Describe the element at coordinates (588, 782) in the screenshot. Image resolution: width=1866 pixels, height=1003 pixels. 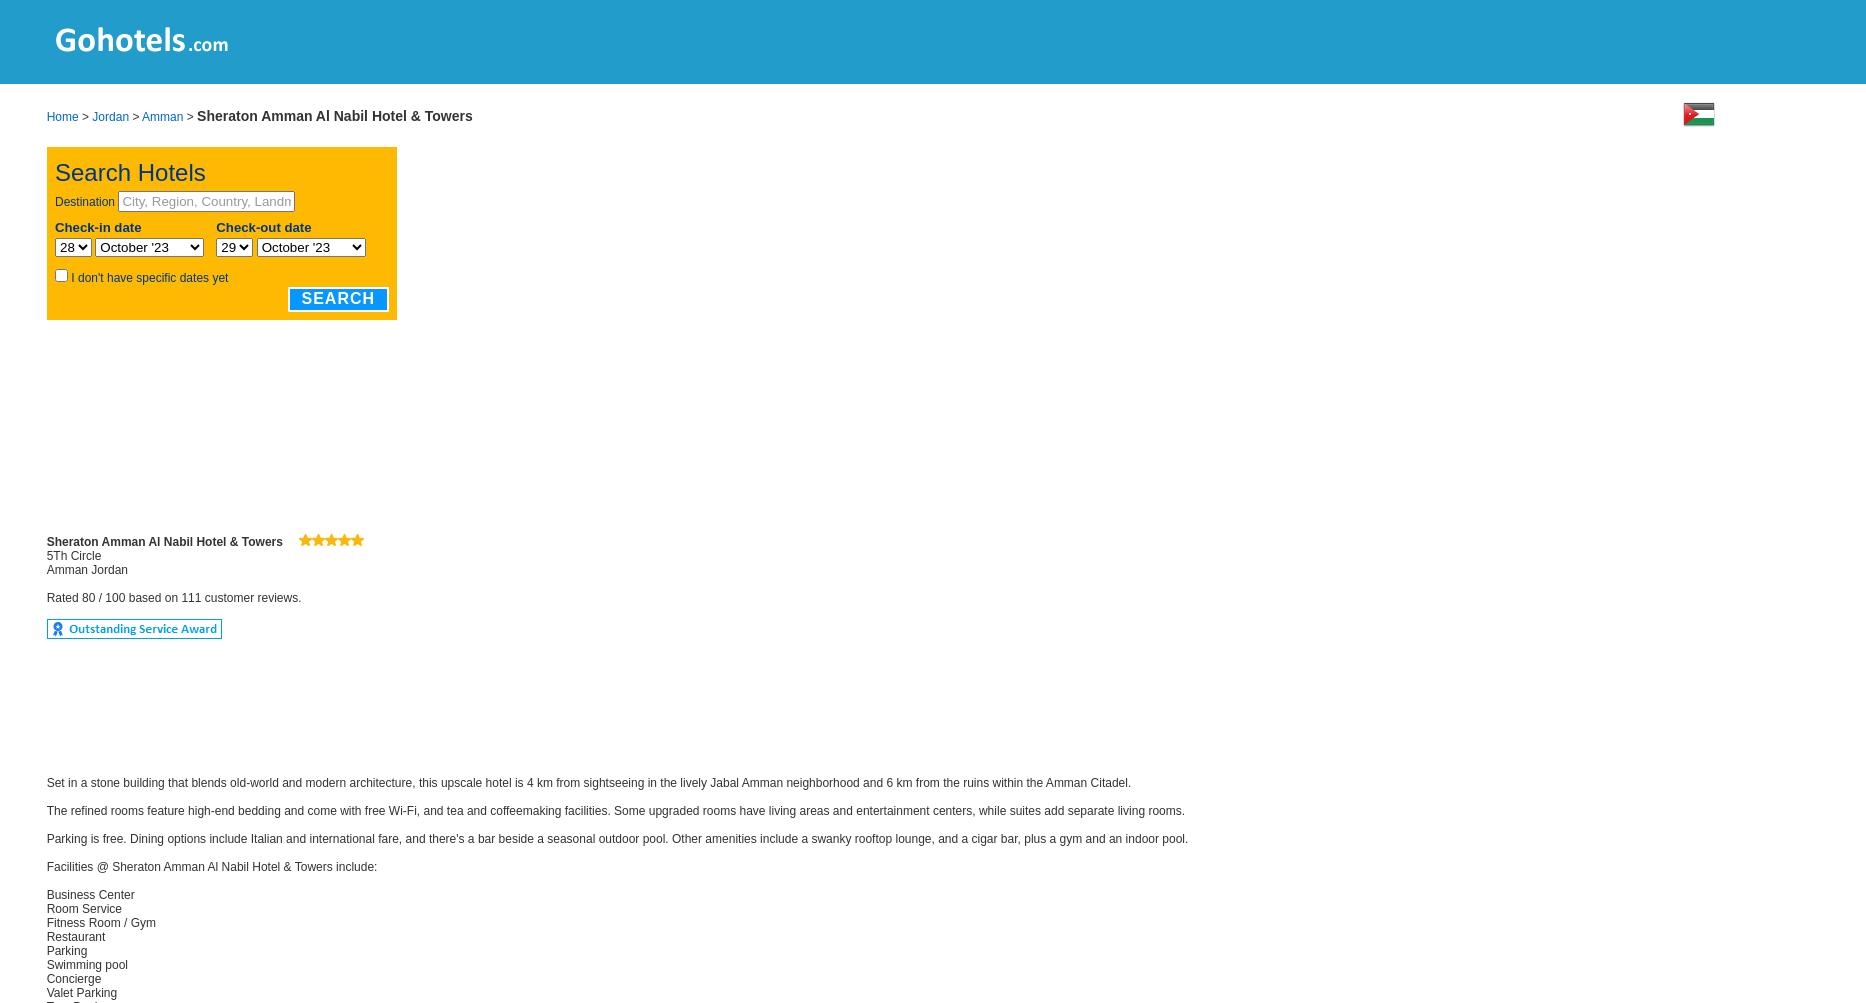
I see `'Set in a stone building that blends old-world and modern architecture, this upscale hotel is 4 km from sightseeing in the lively Jabal Amman neighborhood and 6 km from the ruins within the Amman Citadel.'` at that location.